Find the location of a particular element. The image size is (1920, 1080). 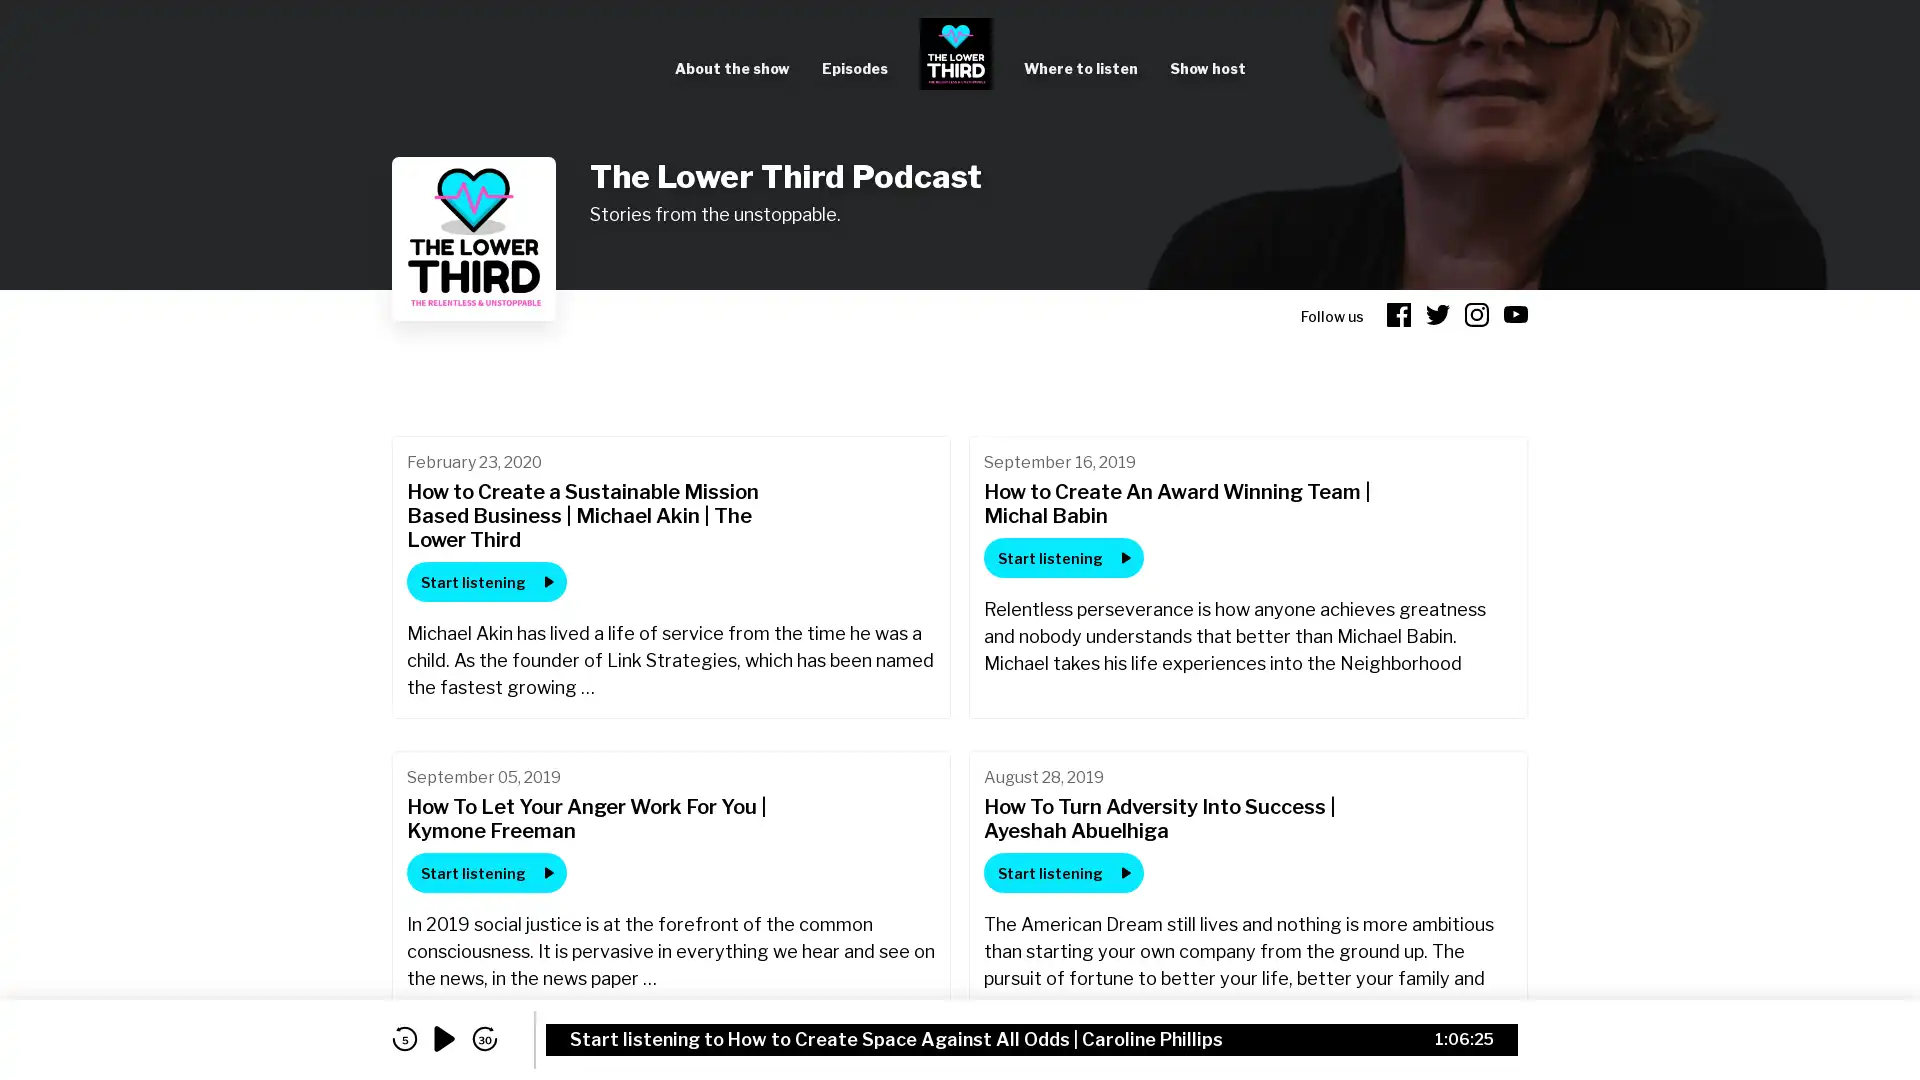

skip back 5 seconds is located at coordinates (403, 1038).